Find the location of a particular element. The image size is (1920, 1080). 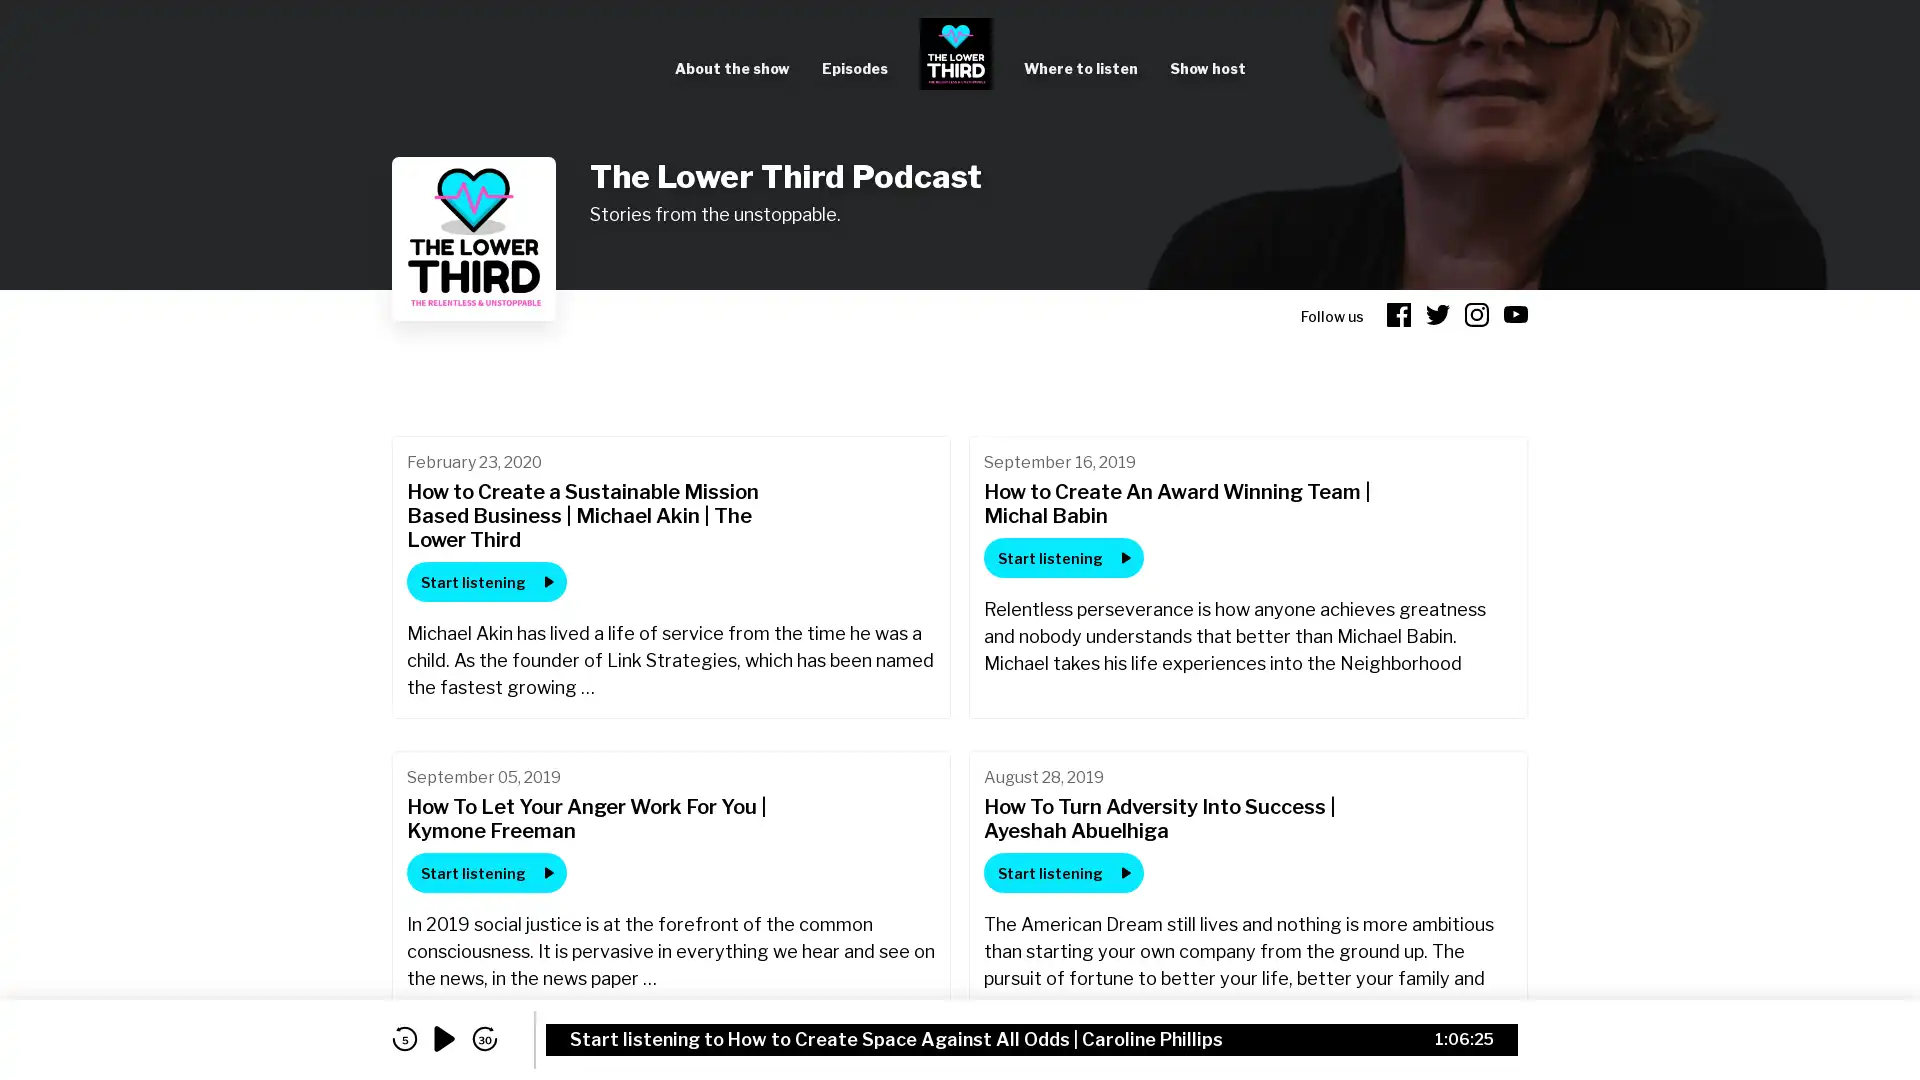

skip back 5 seconds is located at coordinates (403, 1038).